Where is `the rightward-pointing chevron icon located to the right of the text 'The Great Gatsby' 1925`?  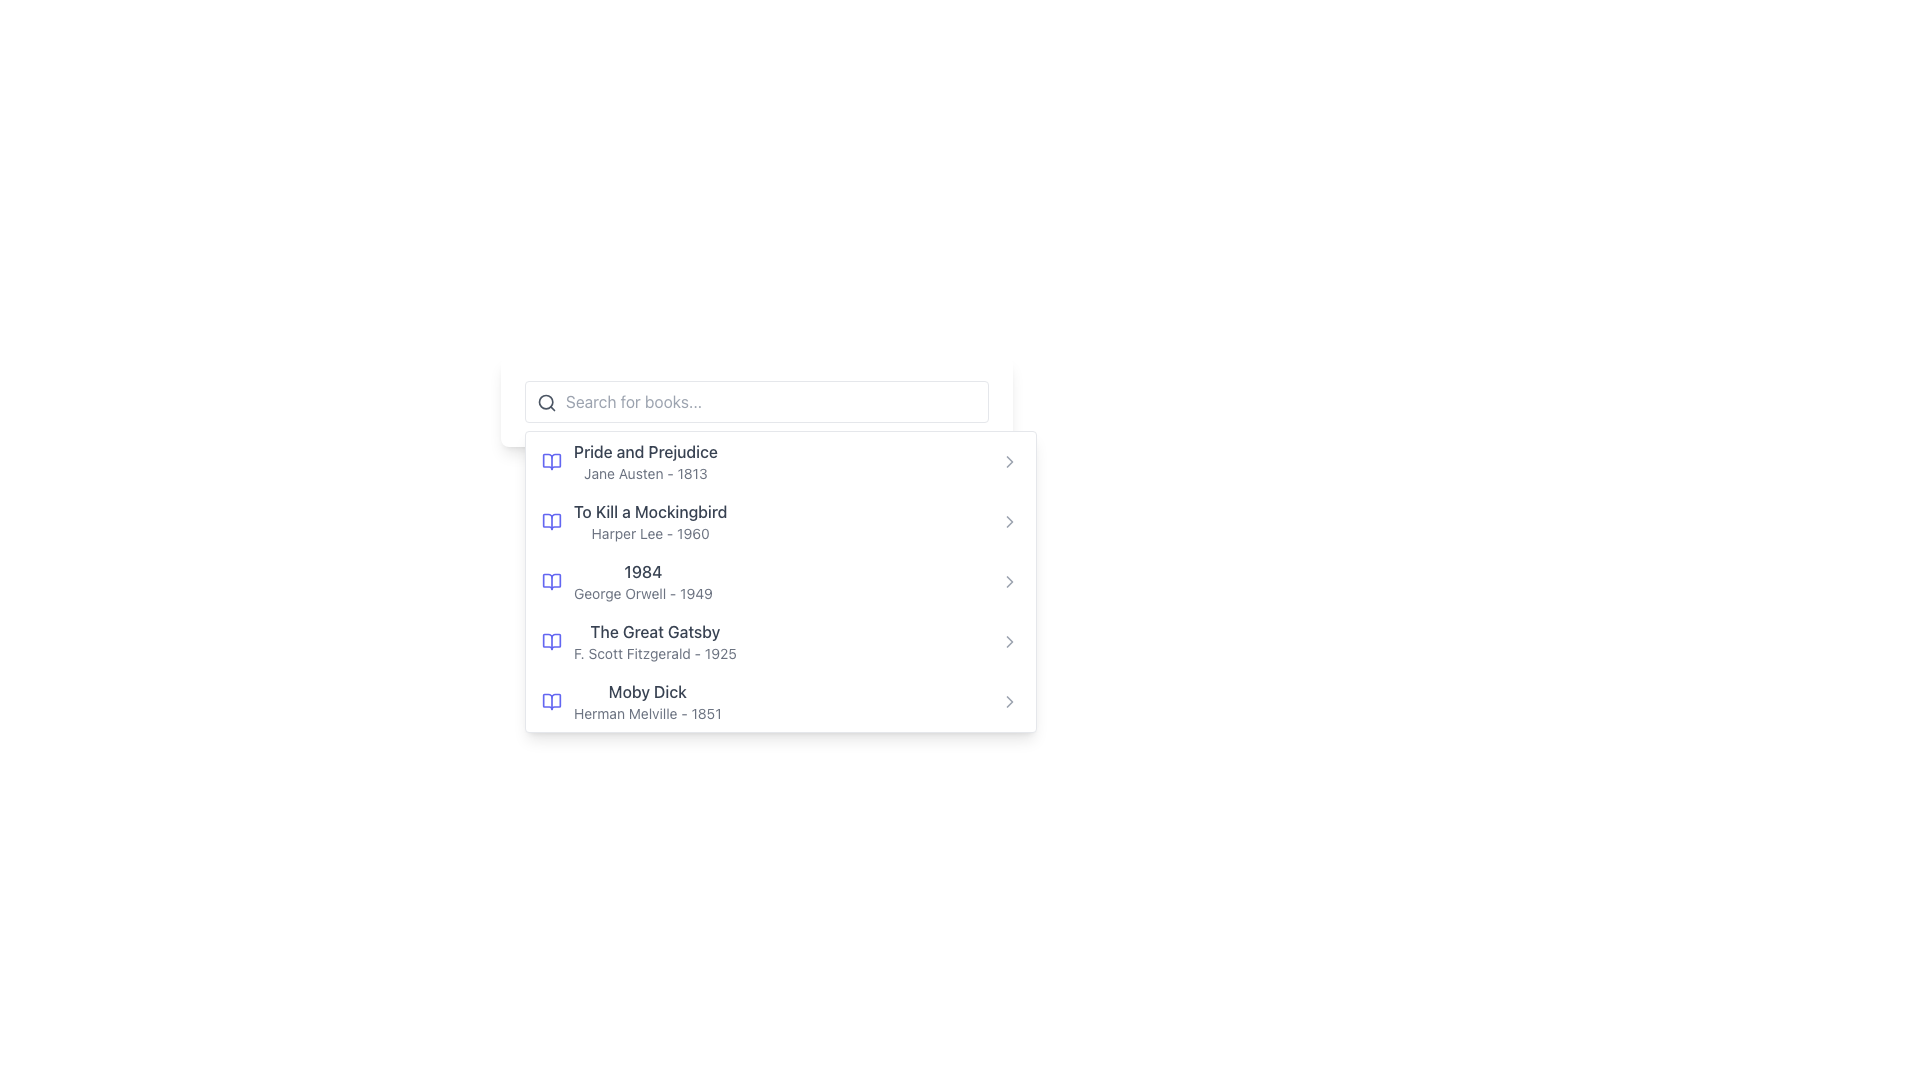 the rightward-pointing chevron icon located to the right of the text 'The Great Gatsby' 1925 is located at coordinates (1009, 641).